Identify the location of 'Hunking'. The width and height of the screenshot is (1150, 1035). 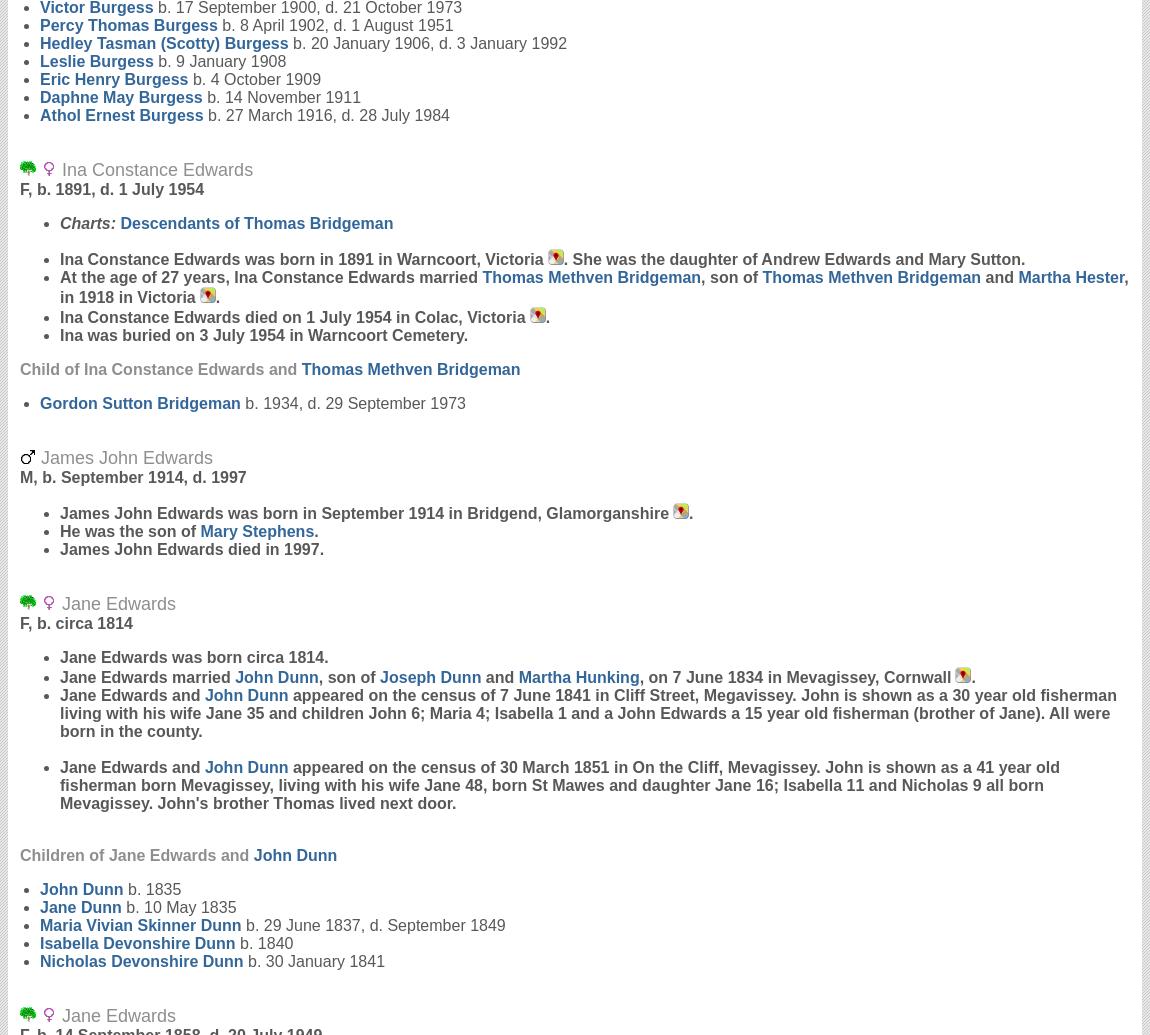
(575, 676).